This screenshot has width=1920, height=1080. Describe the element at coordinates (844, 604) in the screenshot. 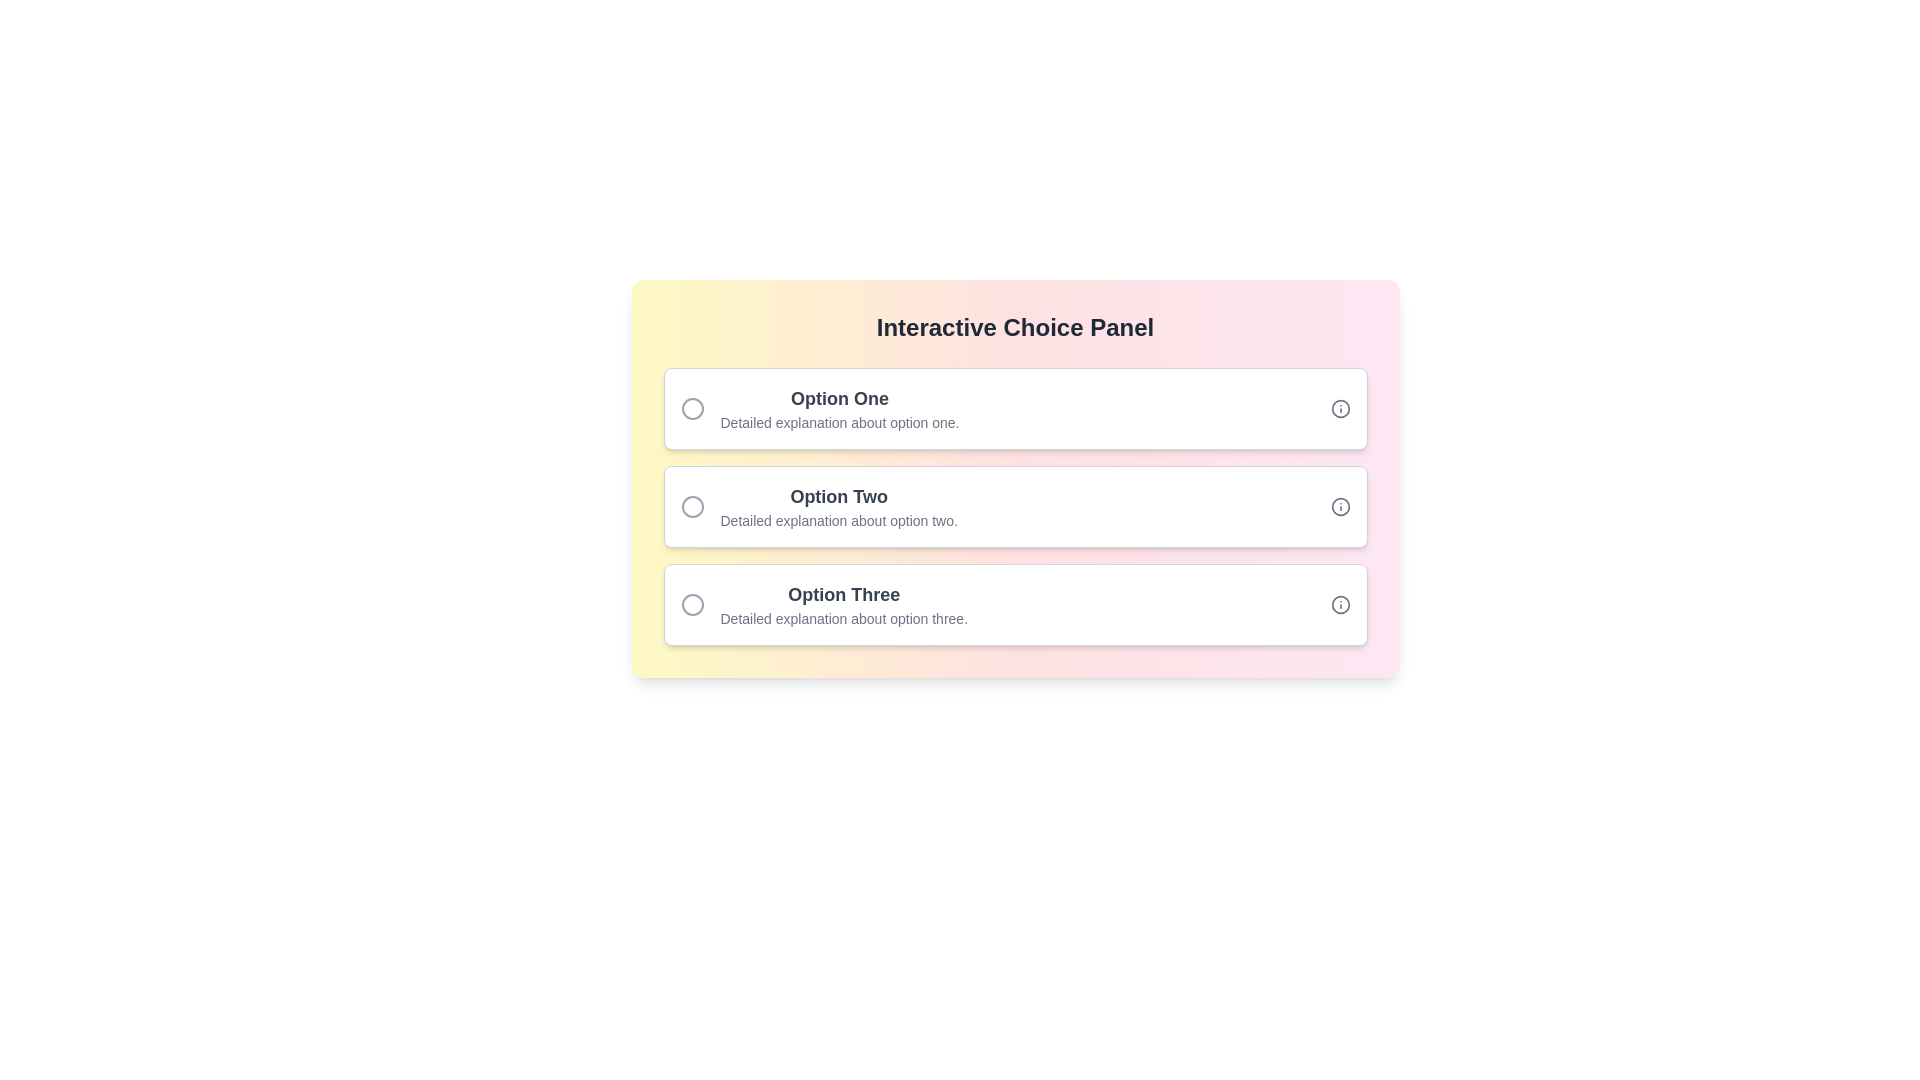

I see `the text block that displays a header and detailed description, located as the third option in a vertically-arranged selection group, immediately below the 'Option Two' element` at that location.